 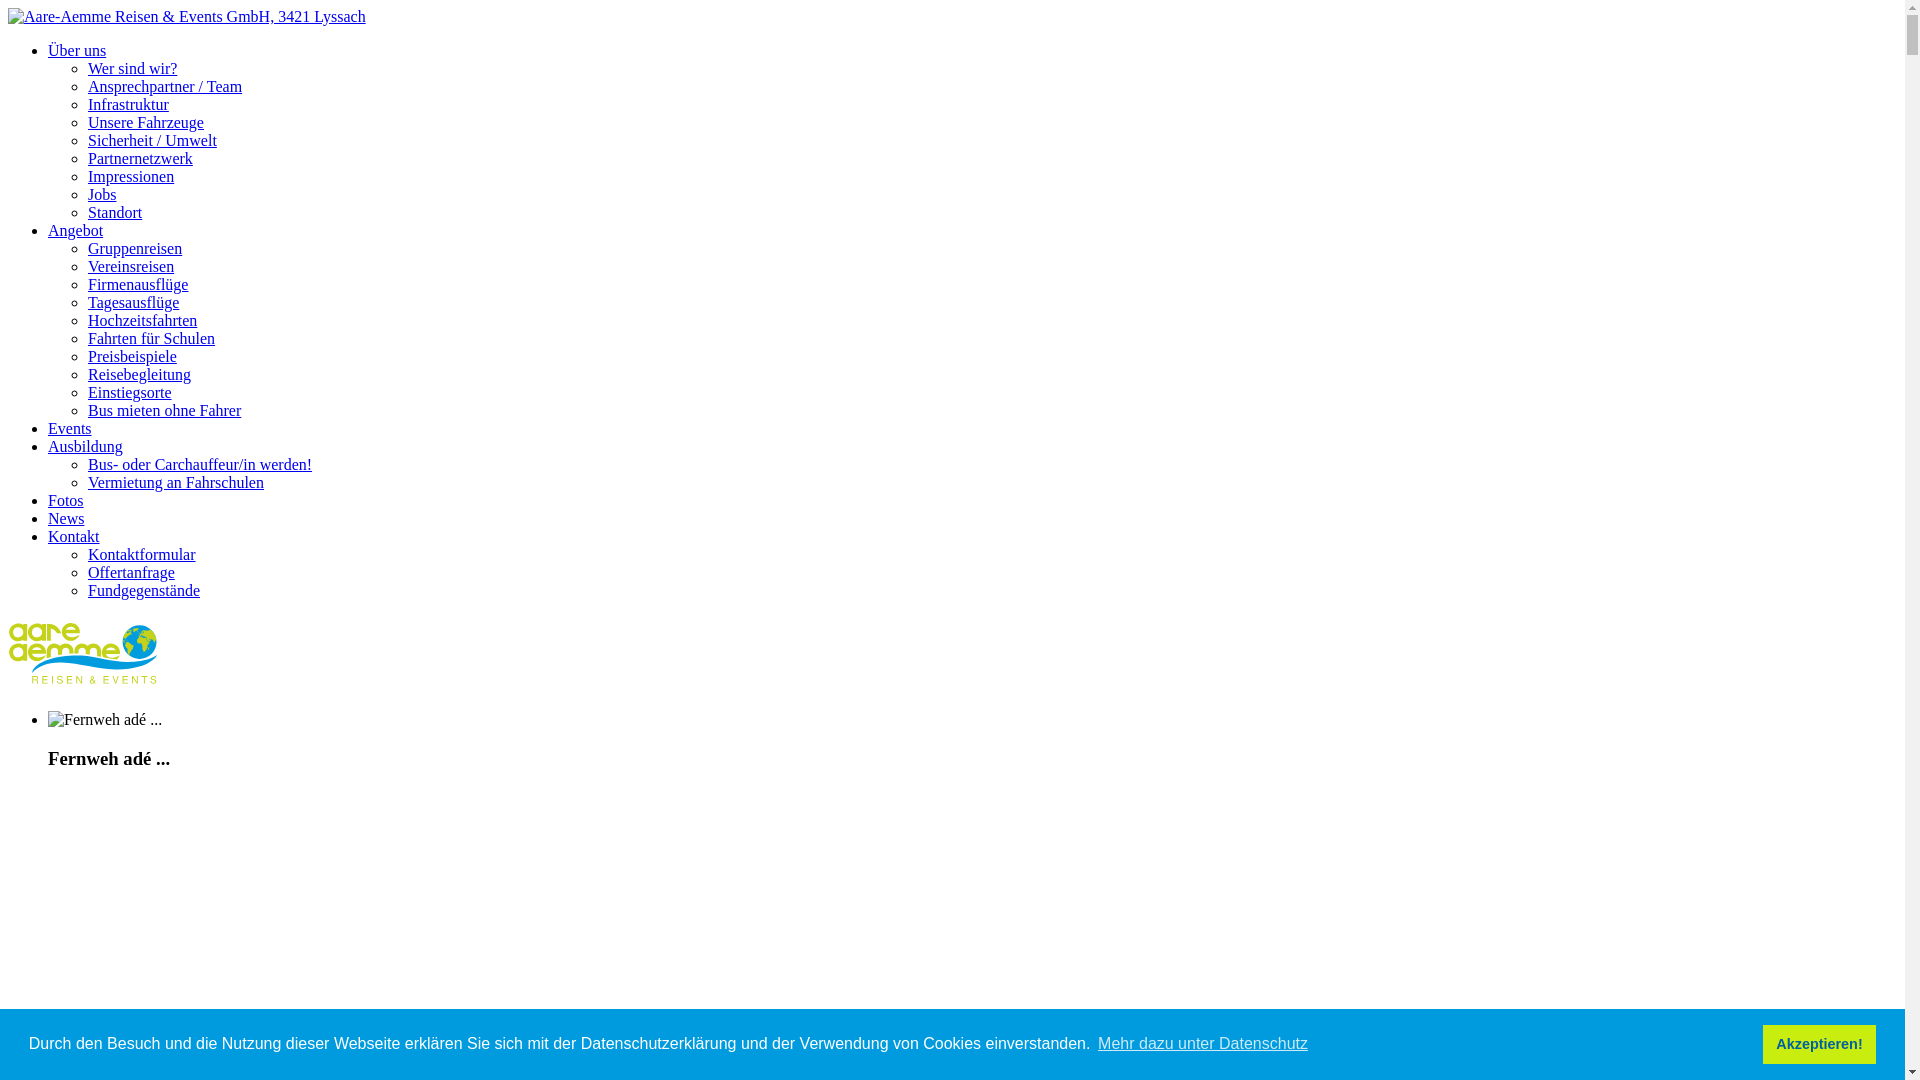 What do you see at coordinates (139, 157) in the screenshot?
I see `'Partnernetzwerk'` at bounding box center [139, 157].